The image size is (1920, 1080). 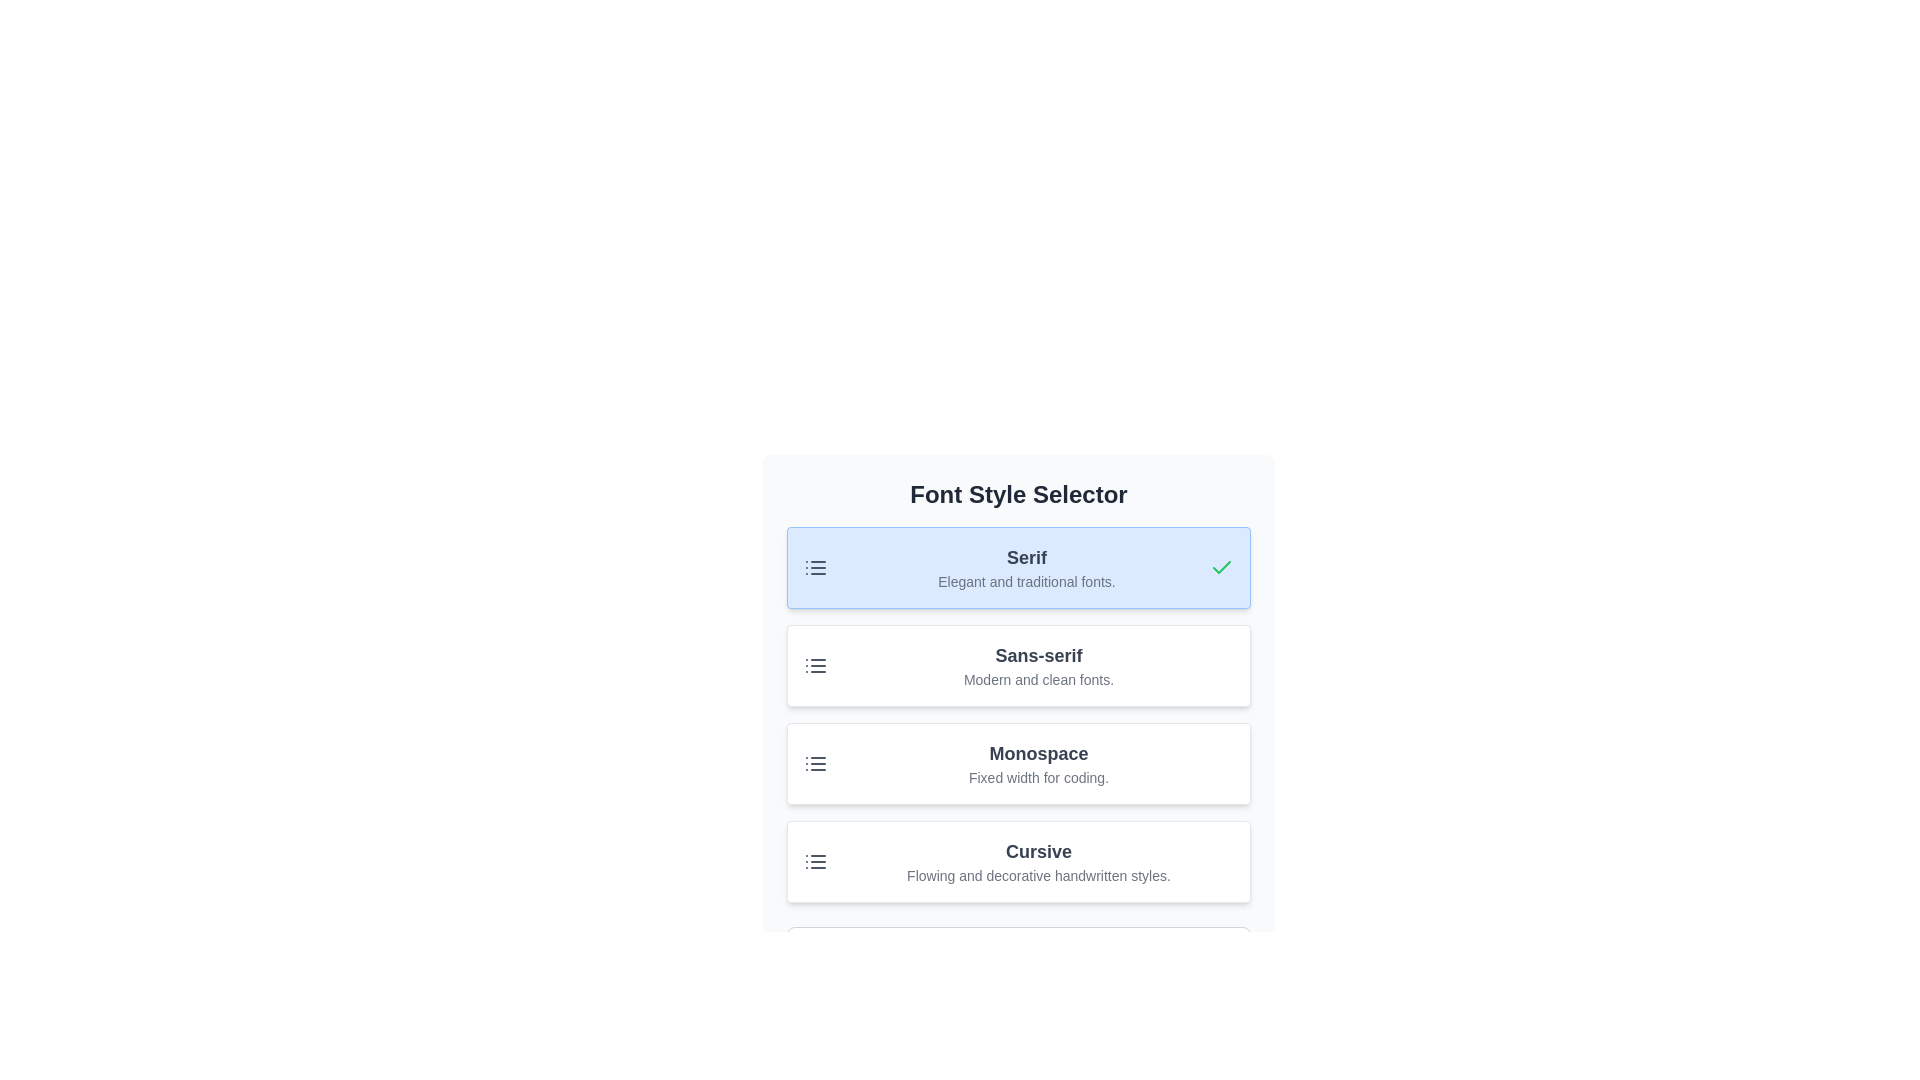 What do you see at coordinates (1027, 582) in the screenshot?
I see `the text field displaying 'Elegant and traditional fonts.' which is located below the 'Serif' title and is part of the 'Font Style Selector' section` at bounding box center [1027, 582].